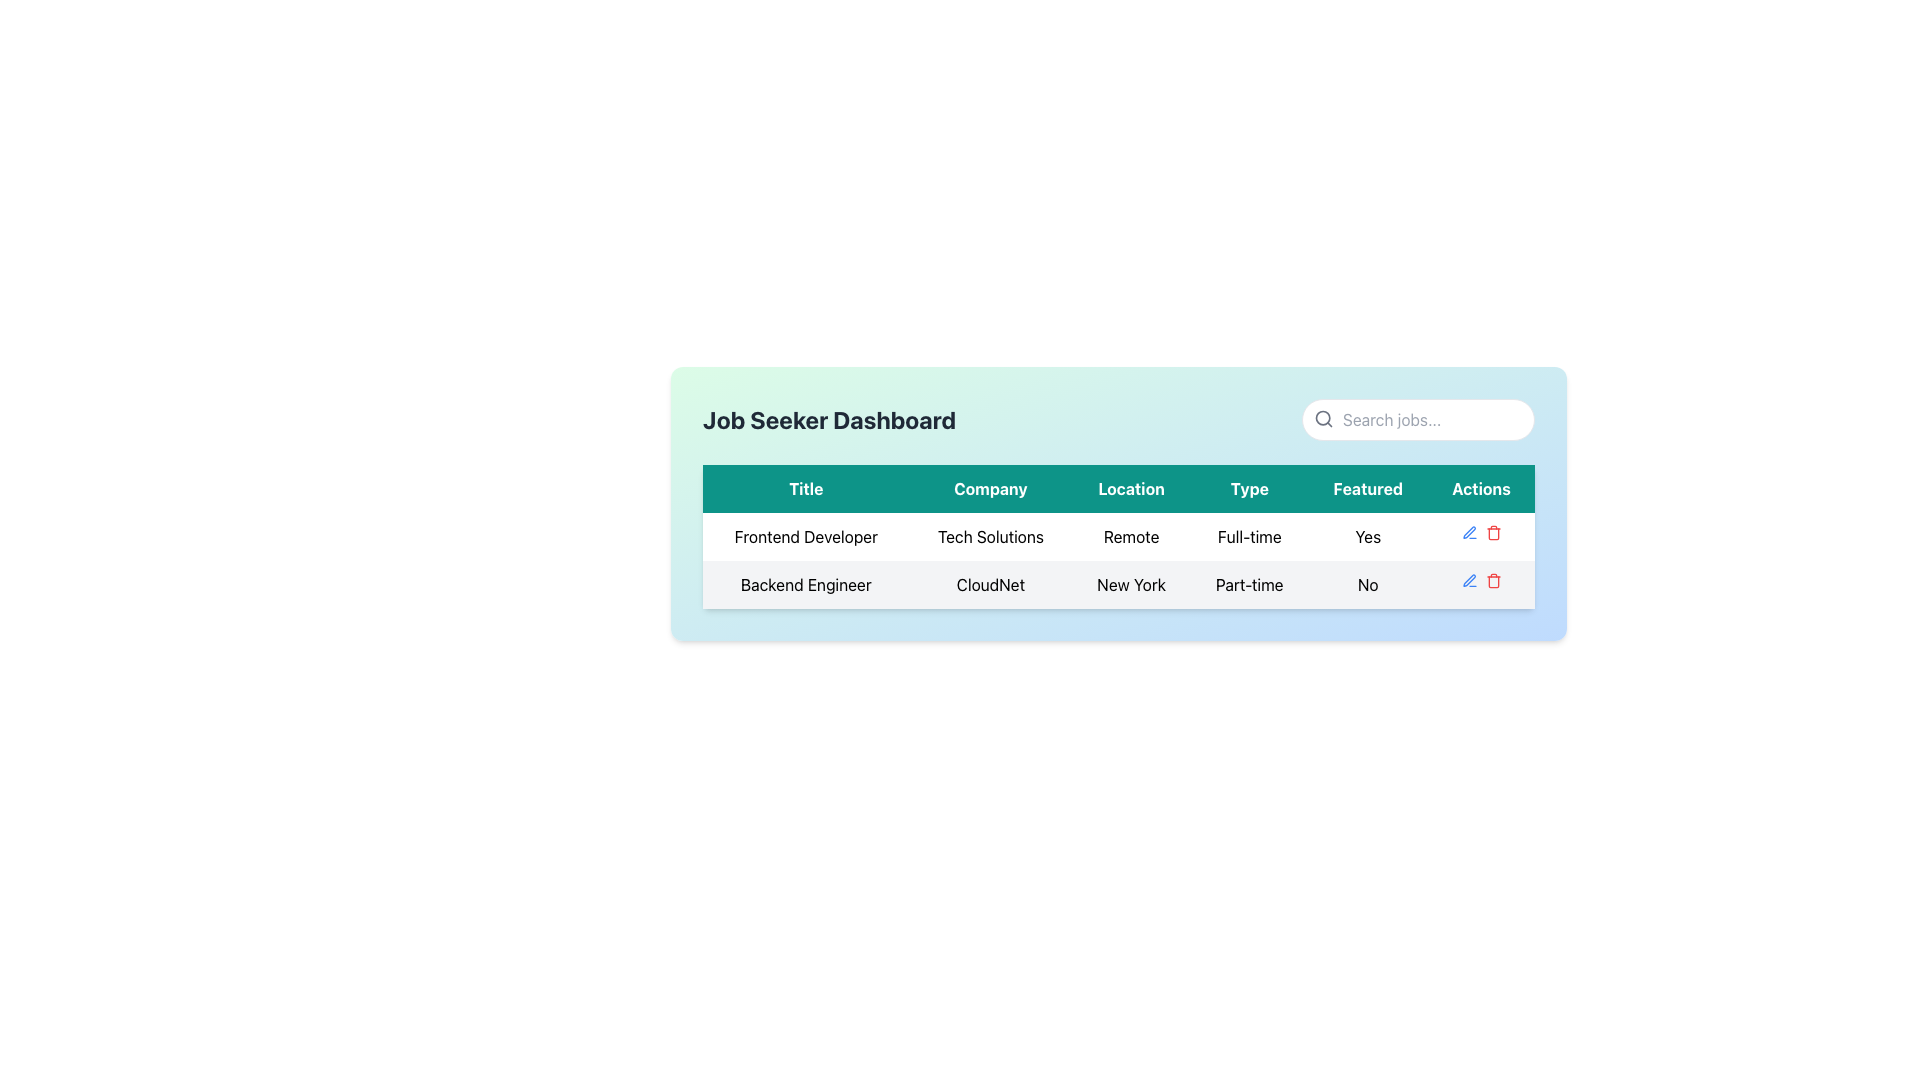  What do you see at coordinates (1367, 585) in the screenshot?
I see `the 'No' text label indicating that the job posting is not featured, located in the table row for 'Backend Engineer' under the 'Featured' column` at bounding box center [1367, 585].